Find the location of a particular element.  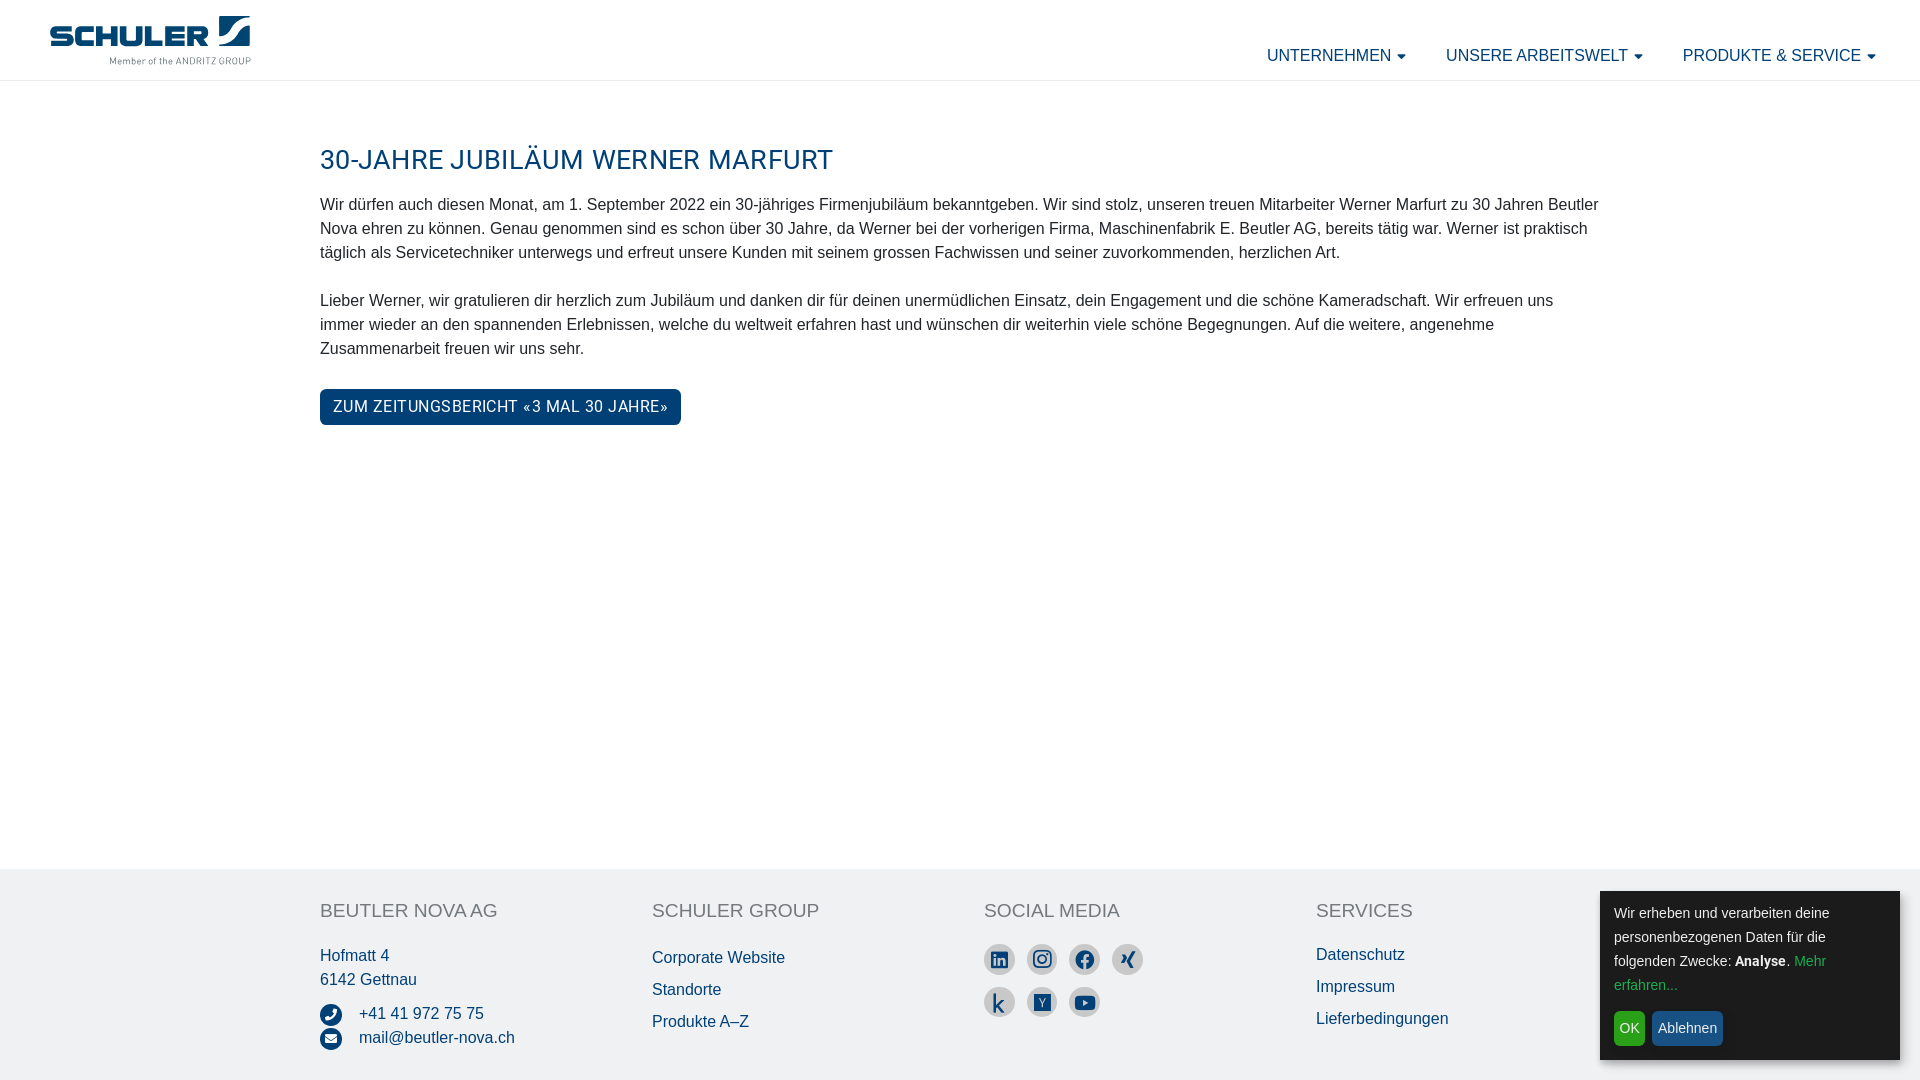

'Facebook' is located at coordinates (1083, 958).